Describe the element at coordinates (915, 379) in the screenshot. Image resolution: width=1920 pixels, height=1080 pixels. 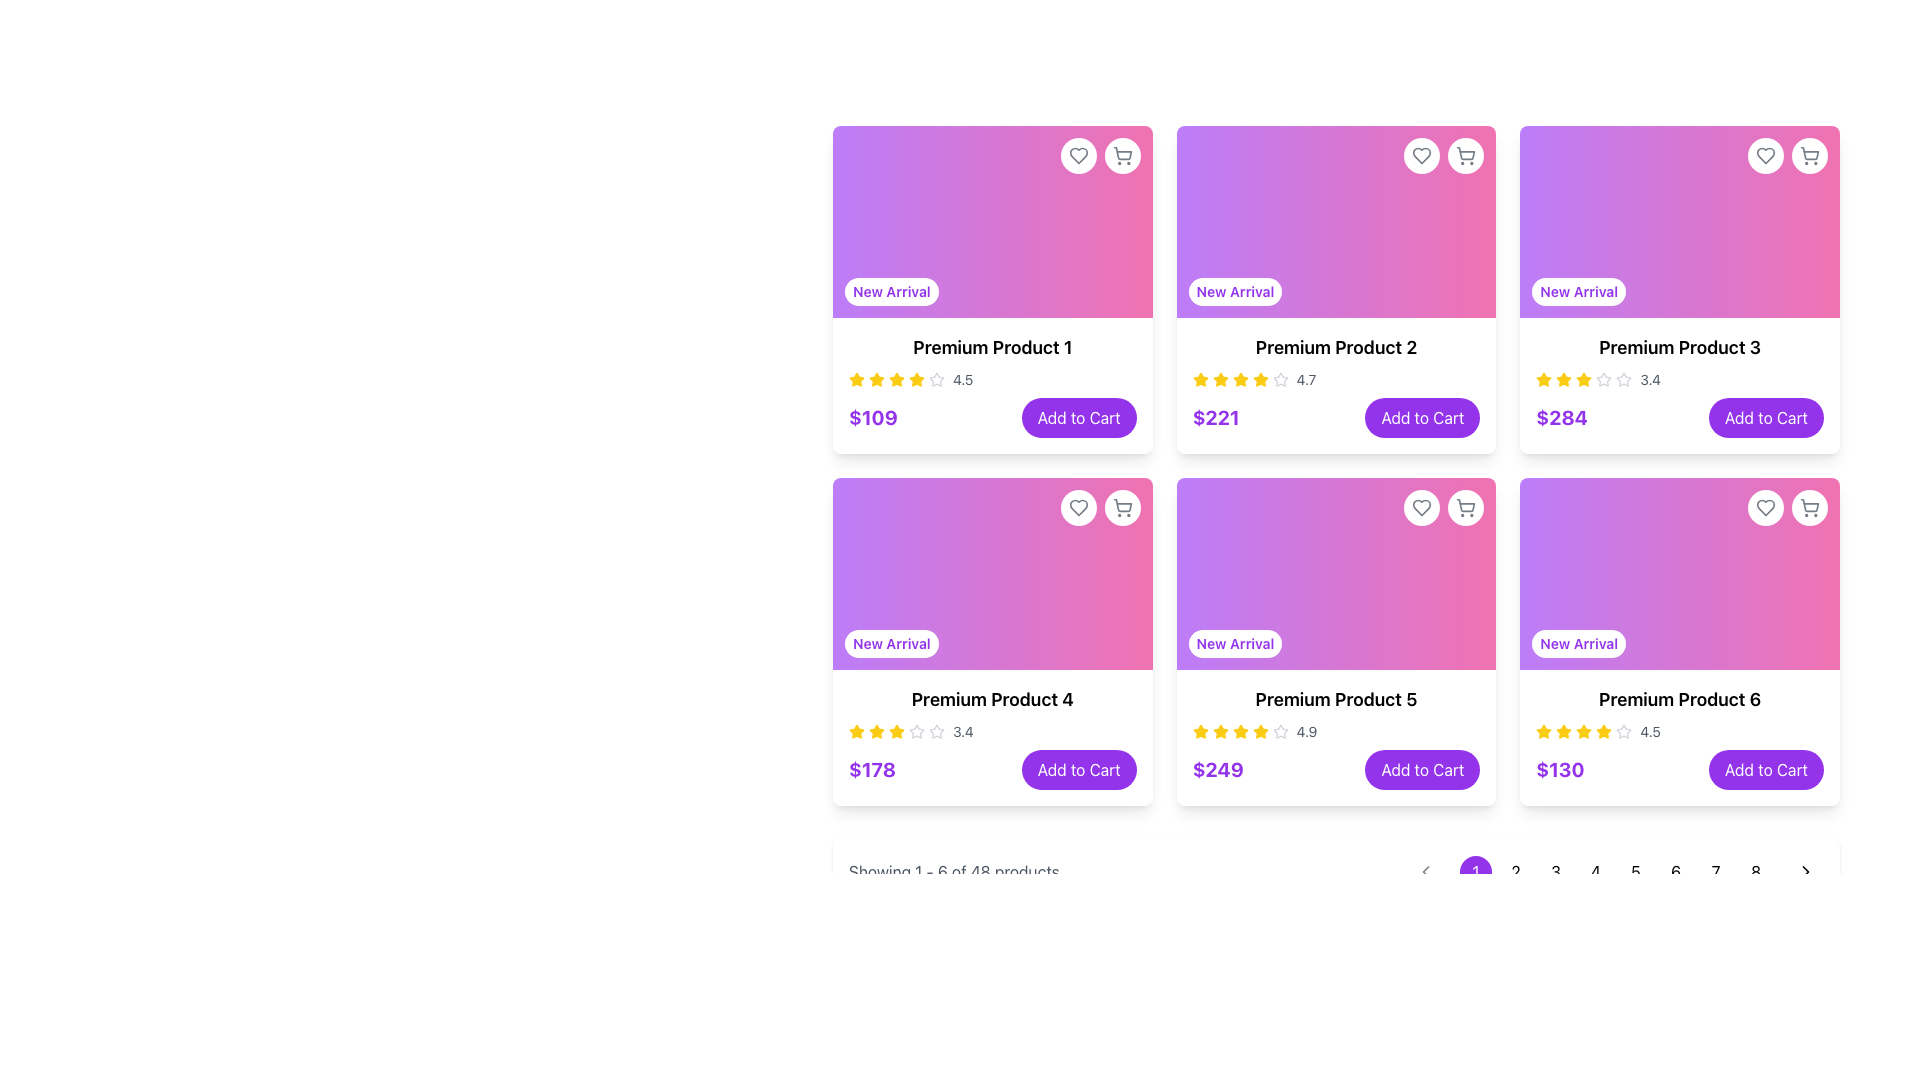
I see `the second star icon in the five-star rating system for the product 'Premium Product 1', located below the product image` at that location.